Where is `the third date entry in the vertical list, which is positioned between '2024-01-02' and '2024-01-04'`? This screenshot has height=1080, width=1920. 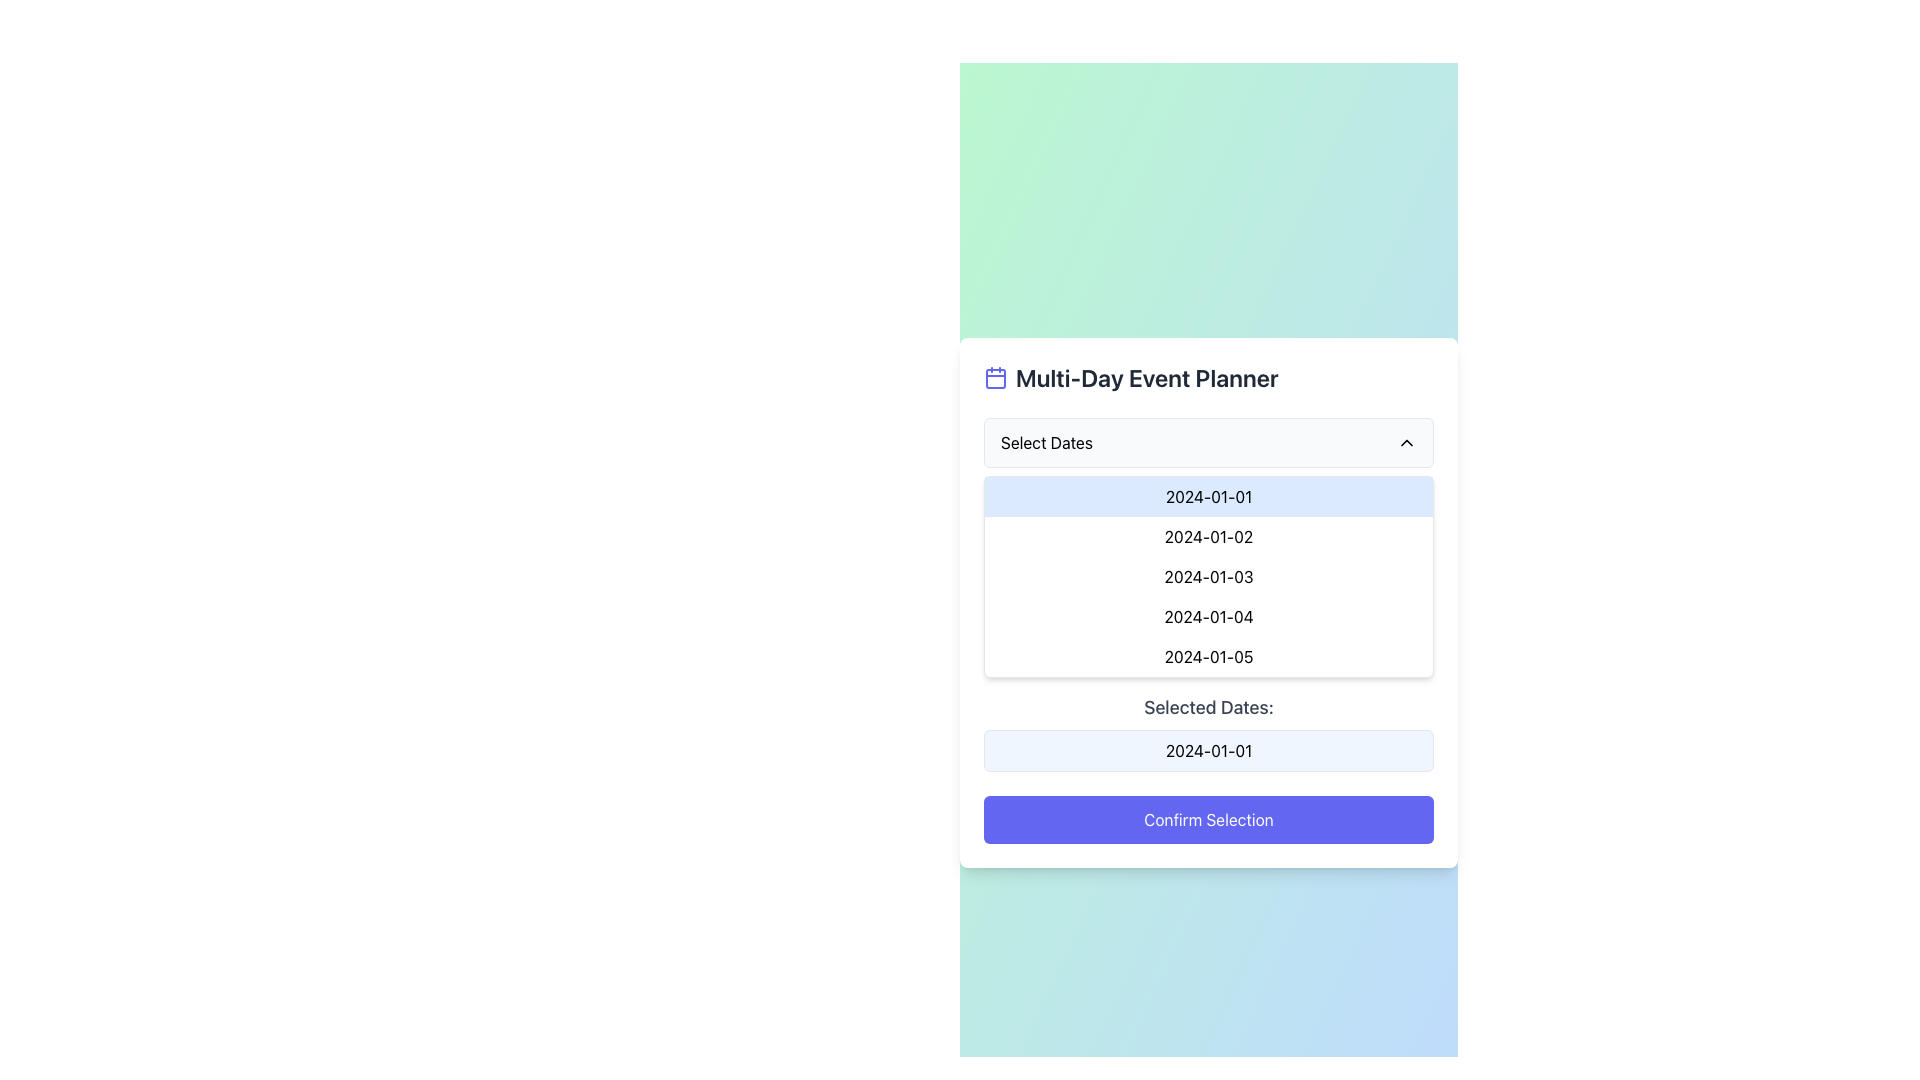
the third date entry in the vertical list, which is positioned between '2024-01-02' and '2024-01-04' is located at coordinates (1208, 577).